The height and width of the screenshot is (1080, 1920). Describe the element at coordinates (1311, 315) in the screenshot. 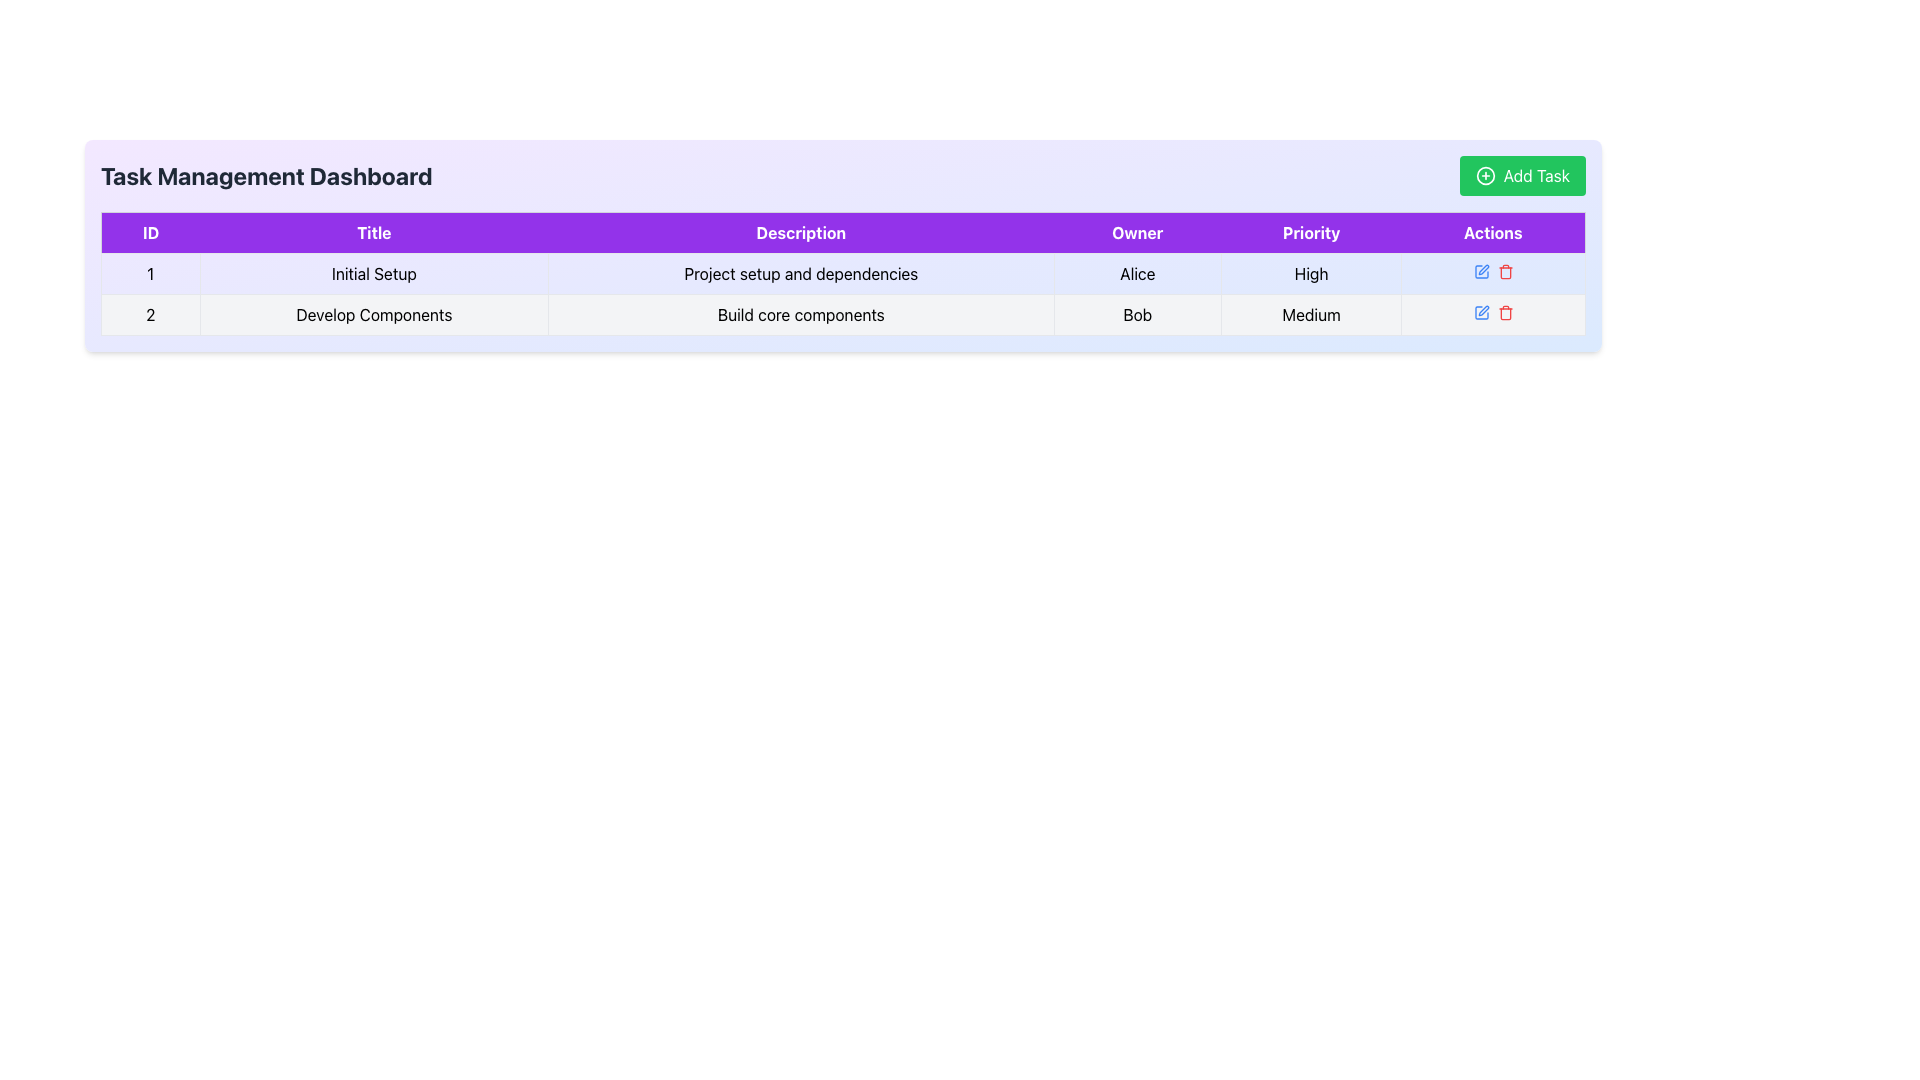

I see `the 'Medium' priority text label in the 'Priority' column of the 'Develop Components' row` at that location.